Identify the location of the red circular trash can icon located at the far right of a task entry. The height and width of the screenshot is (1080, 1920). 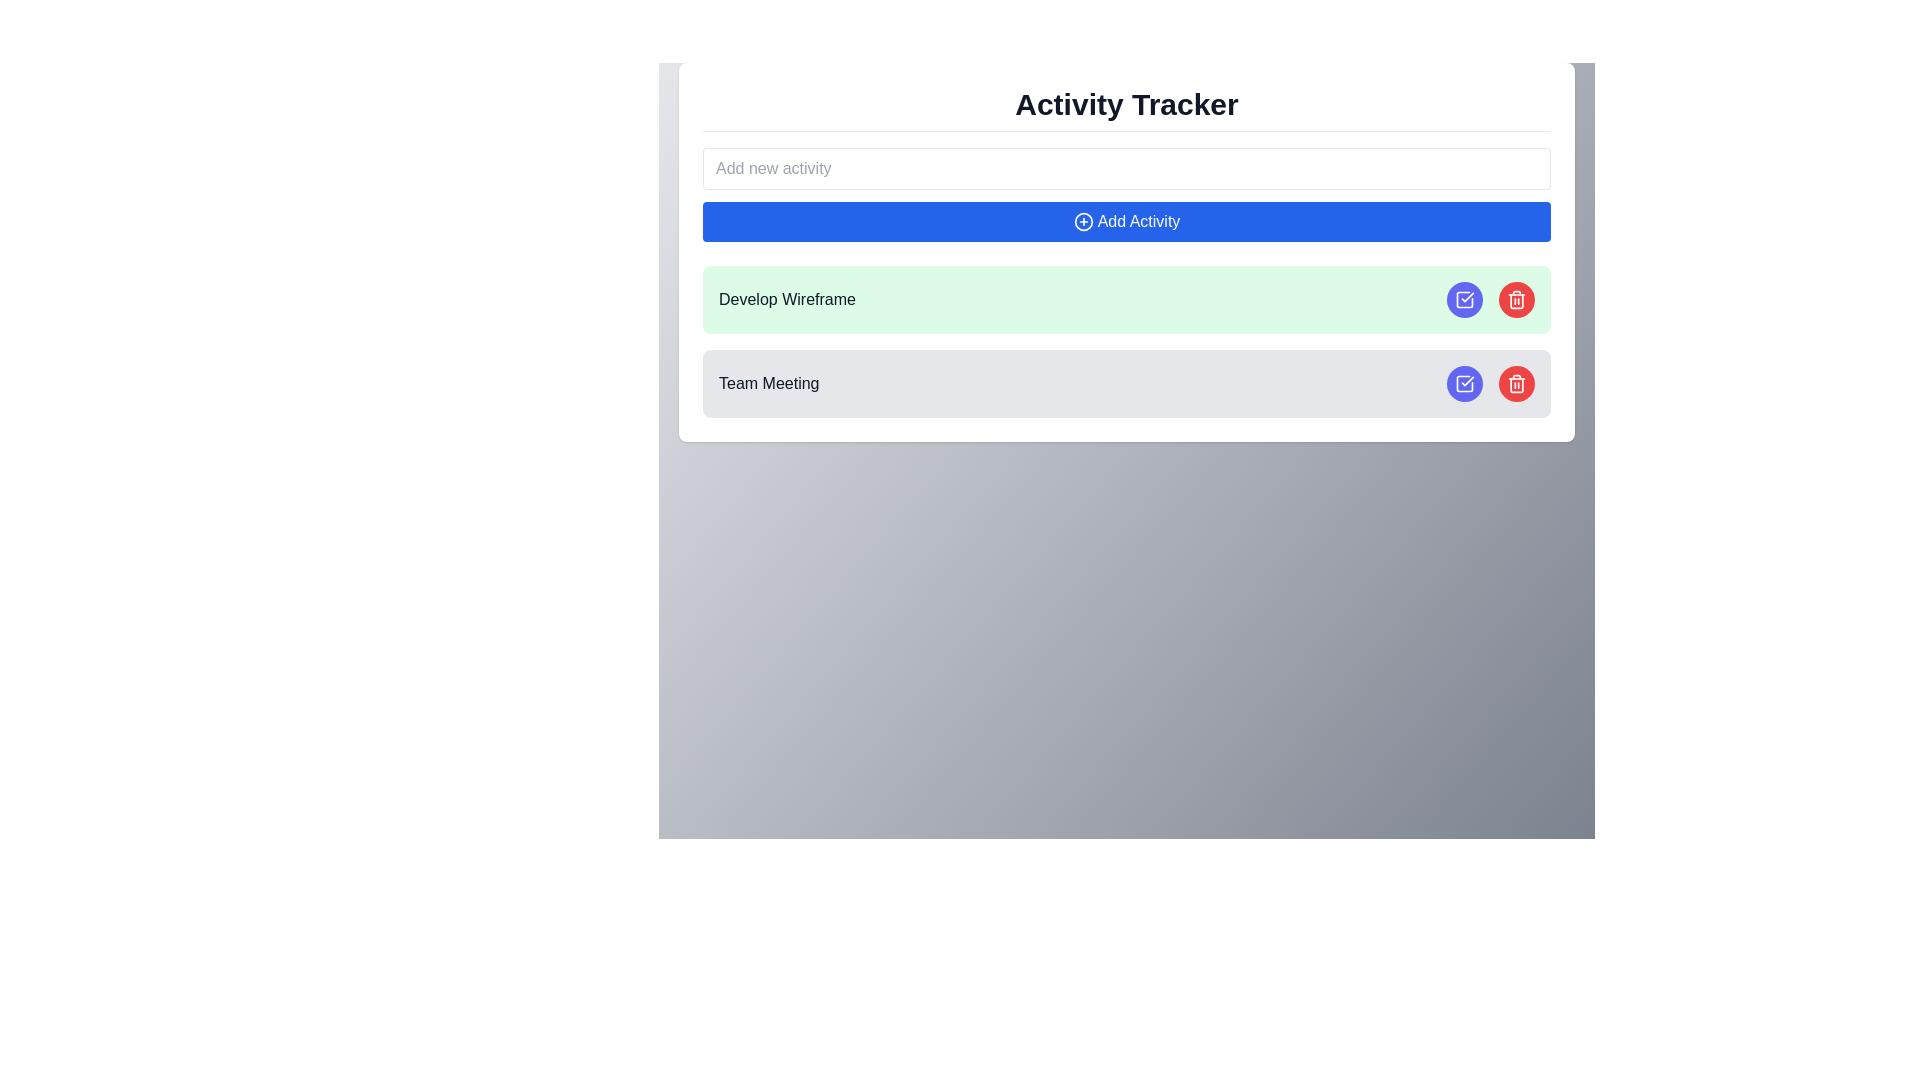
(1516, 384).